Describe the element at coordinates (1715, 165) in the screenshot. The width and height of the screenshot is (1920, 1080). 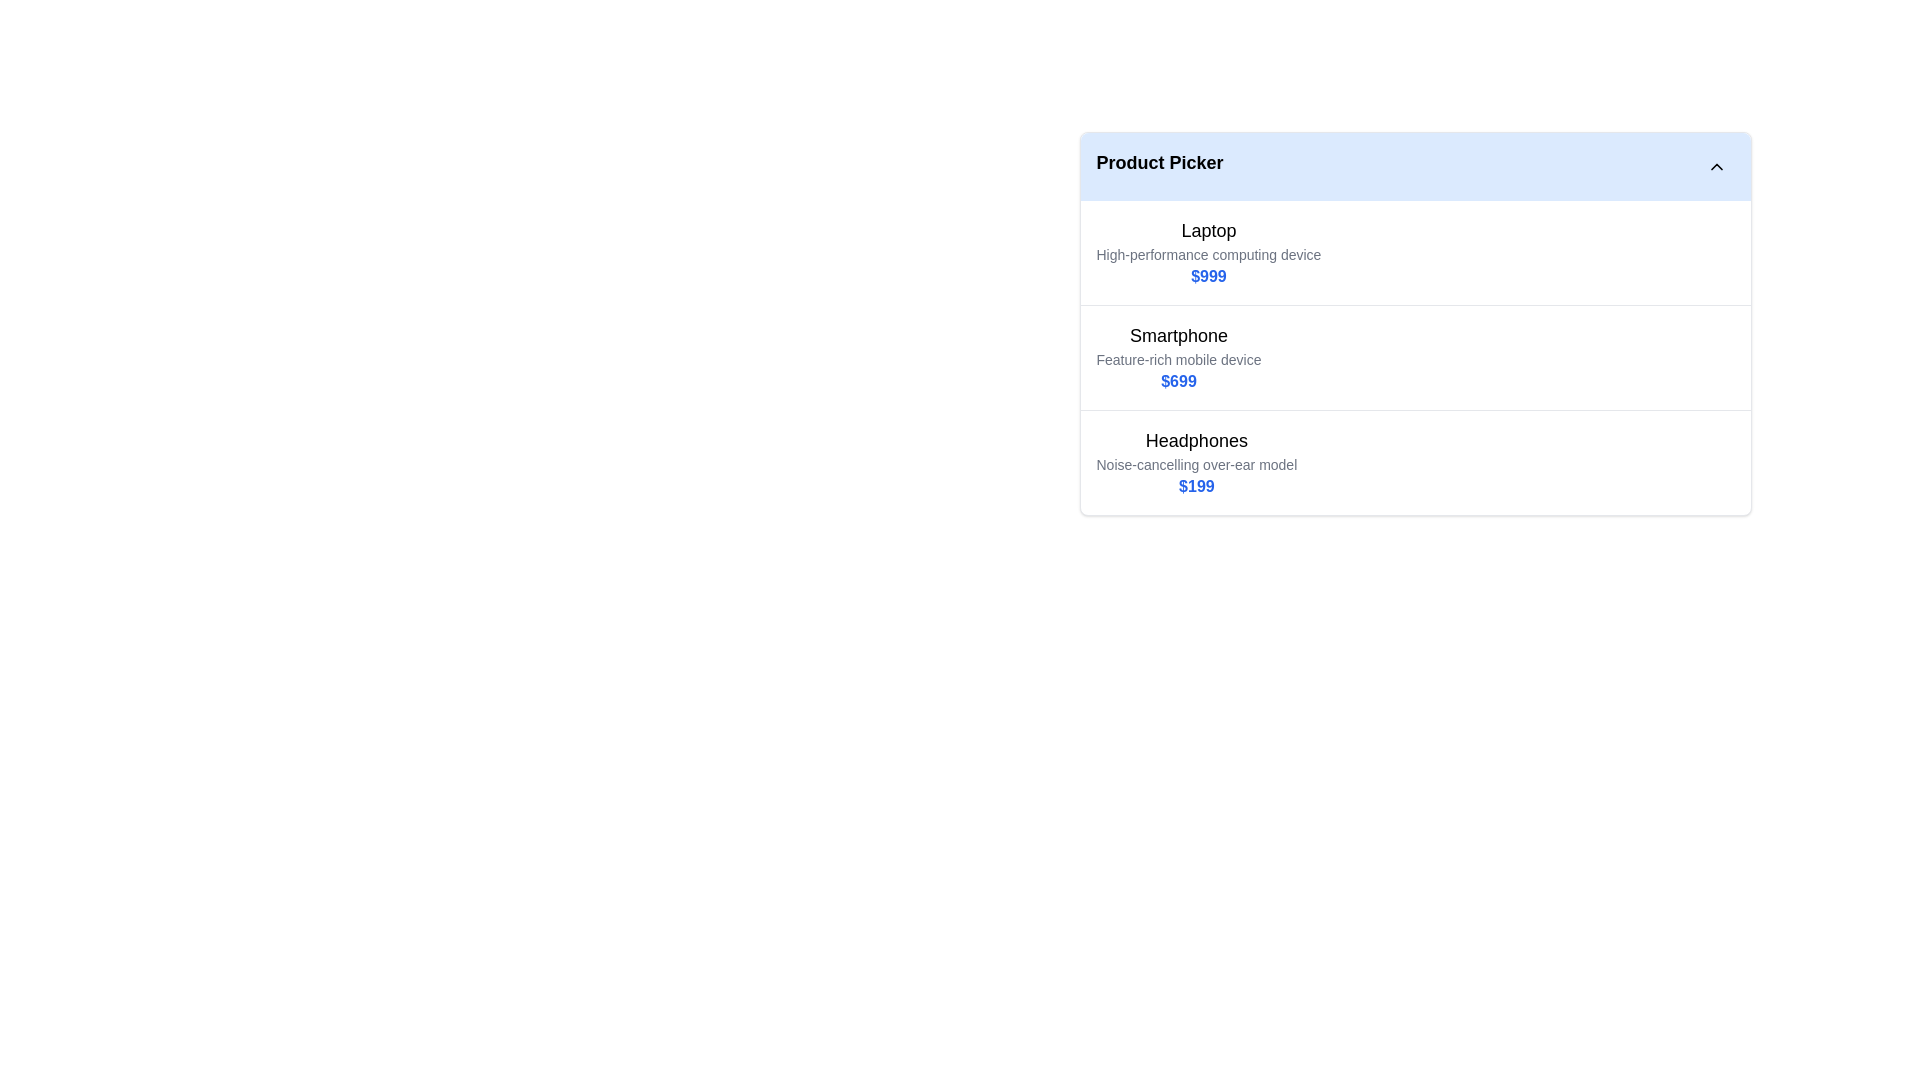
I see `the icon inside the rounded button in the top-right corner of the blue header section of the 'Product Picker' content card` at that location.